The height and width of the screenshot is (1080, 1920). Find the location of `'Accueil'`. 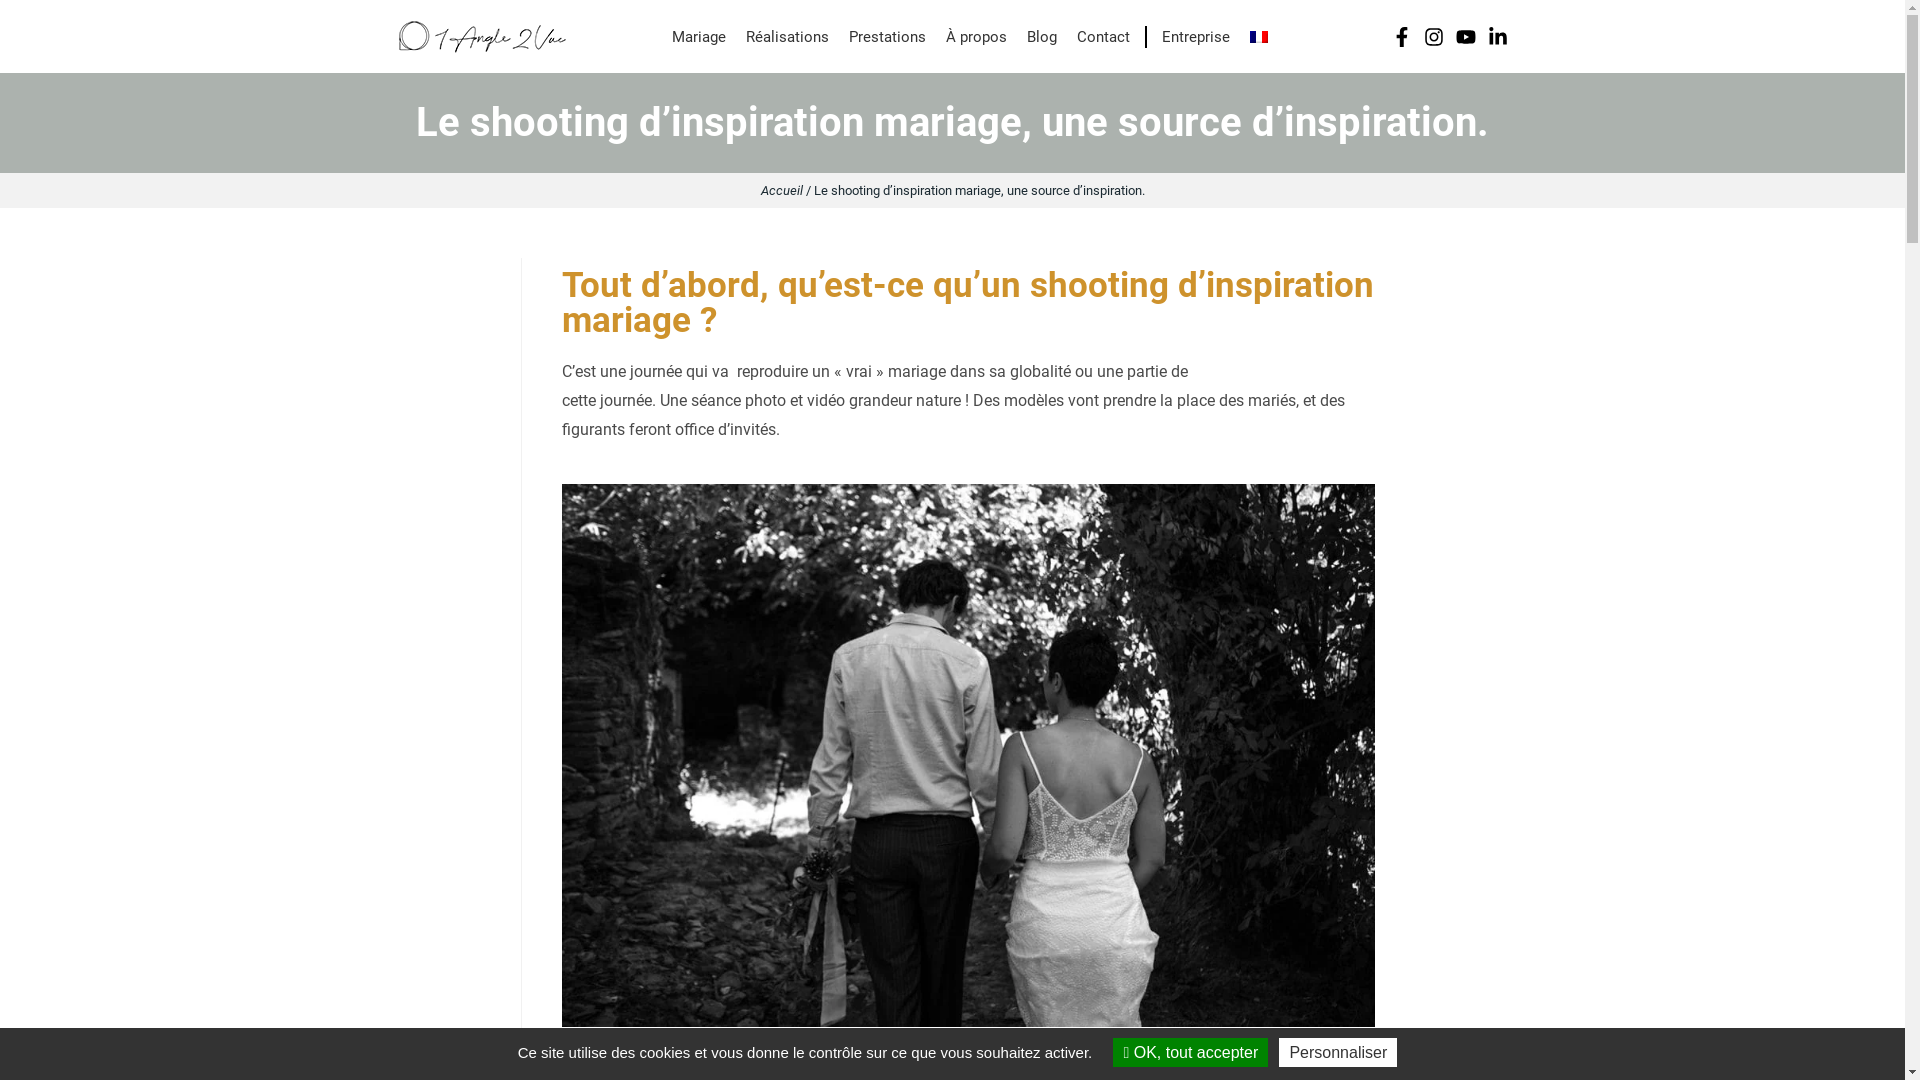

'Accueil' is located at coordinates (780, 190).